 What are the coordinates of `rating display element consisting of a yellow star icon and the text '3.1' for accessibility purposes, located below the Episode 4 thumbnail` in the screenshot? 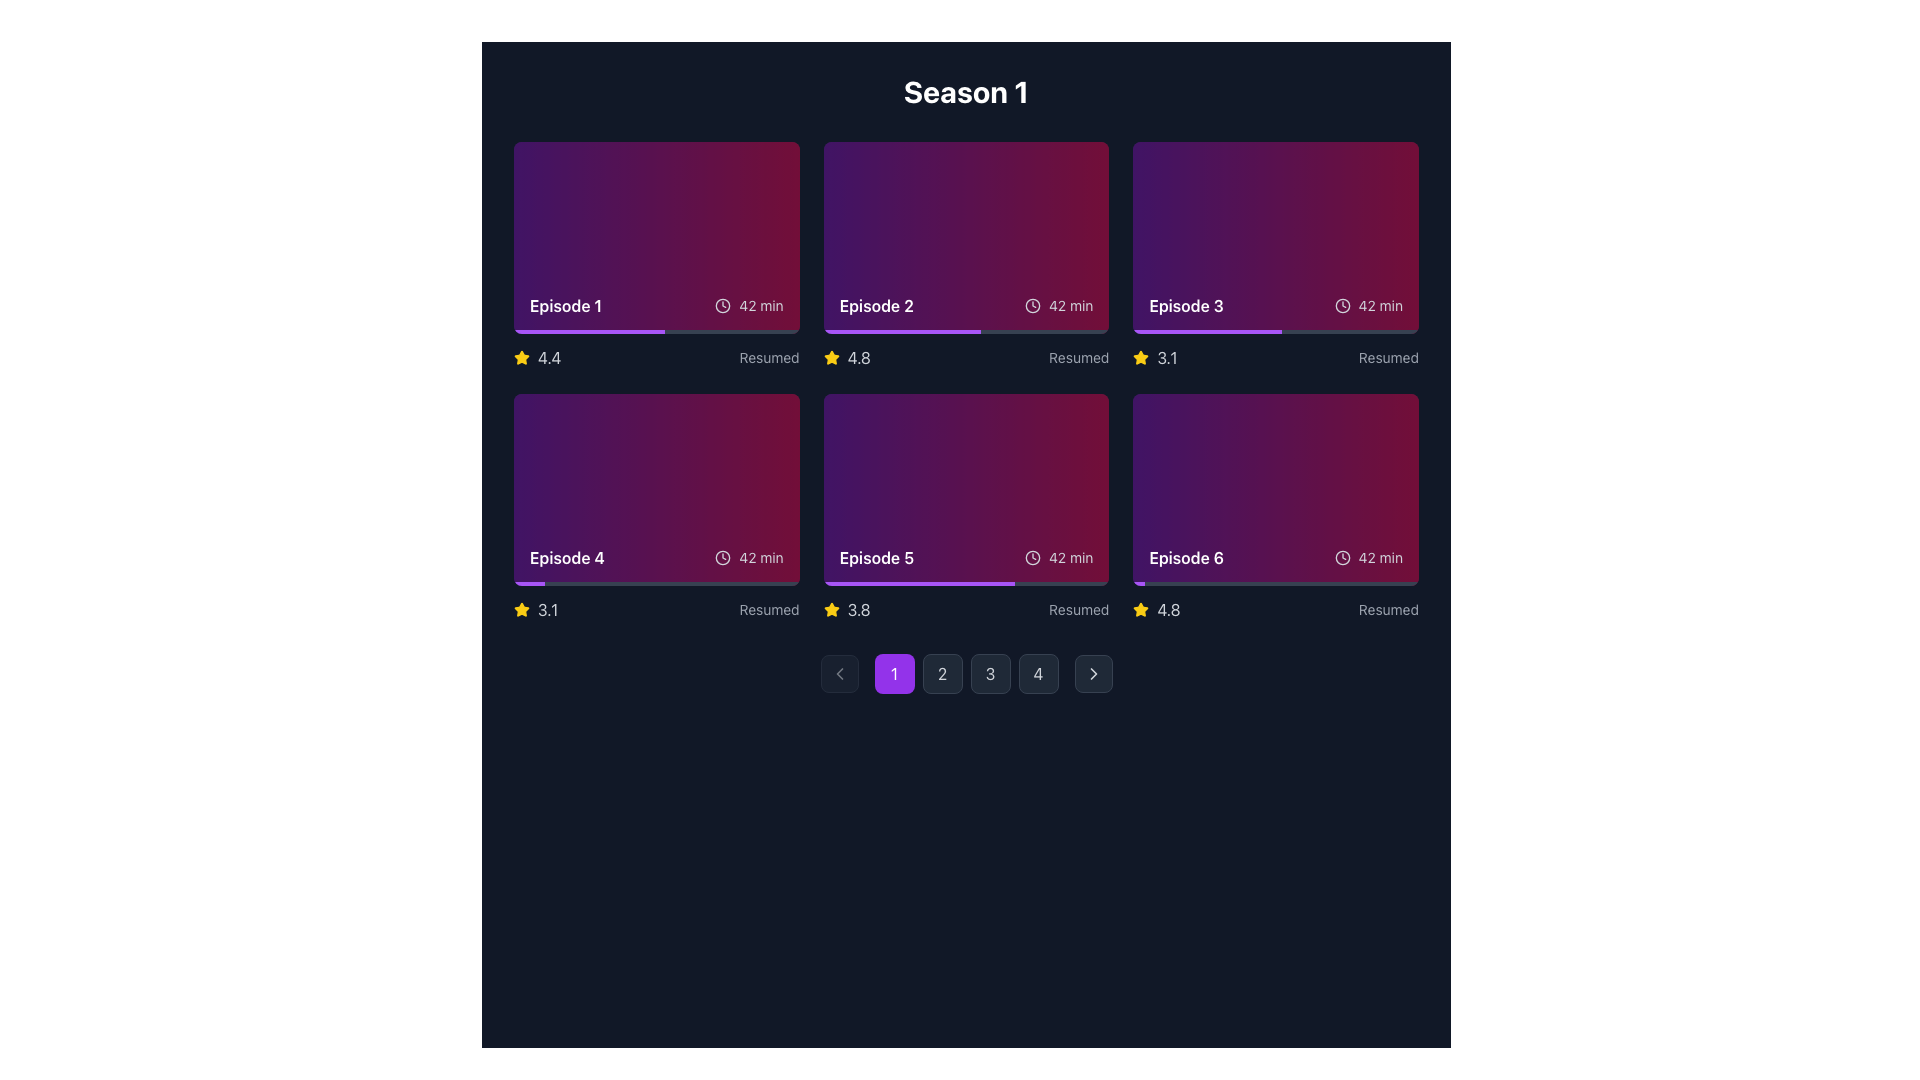 It's located at (536, 608).